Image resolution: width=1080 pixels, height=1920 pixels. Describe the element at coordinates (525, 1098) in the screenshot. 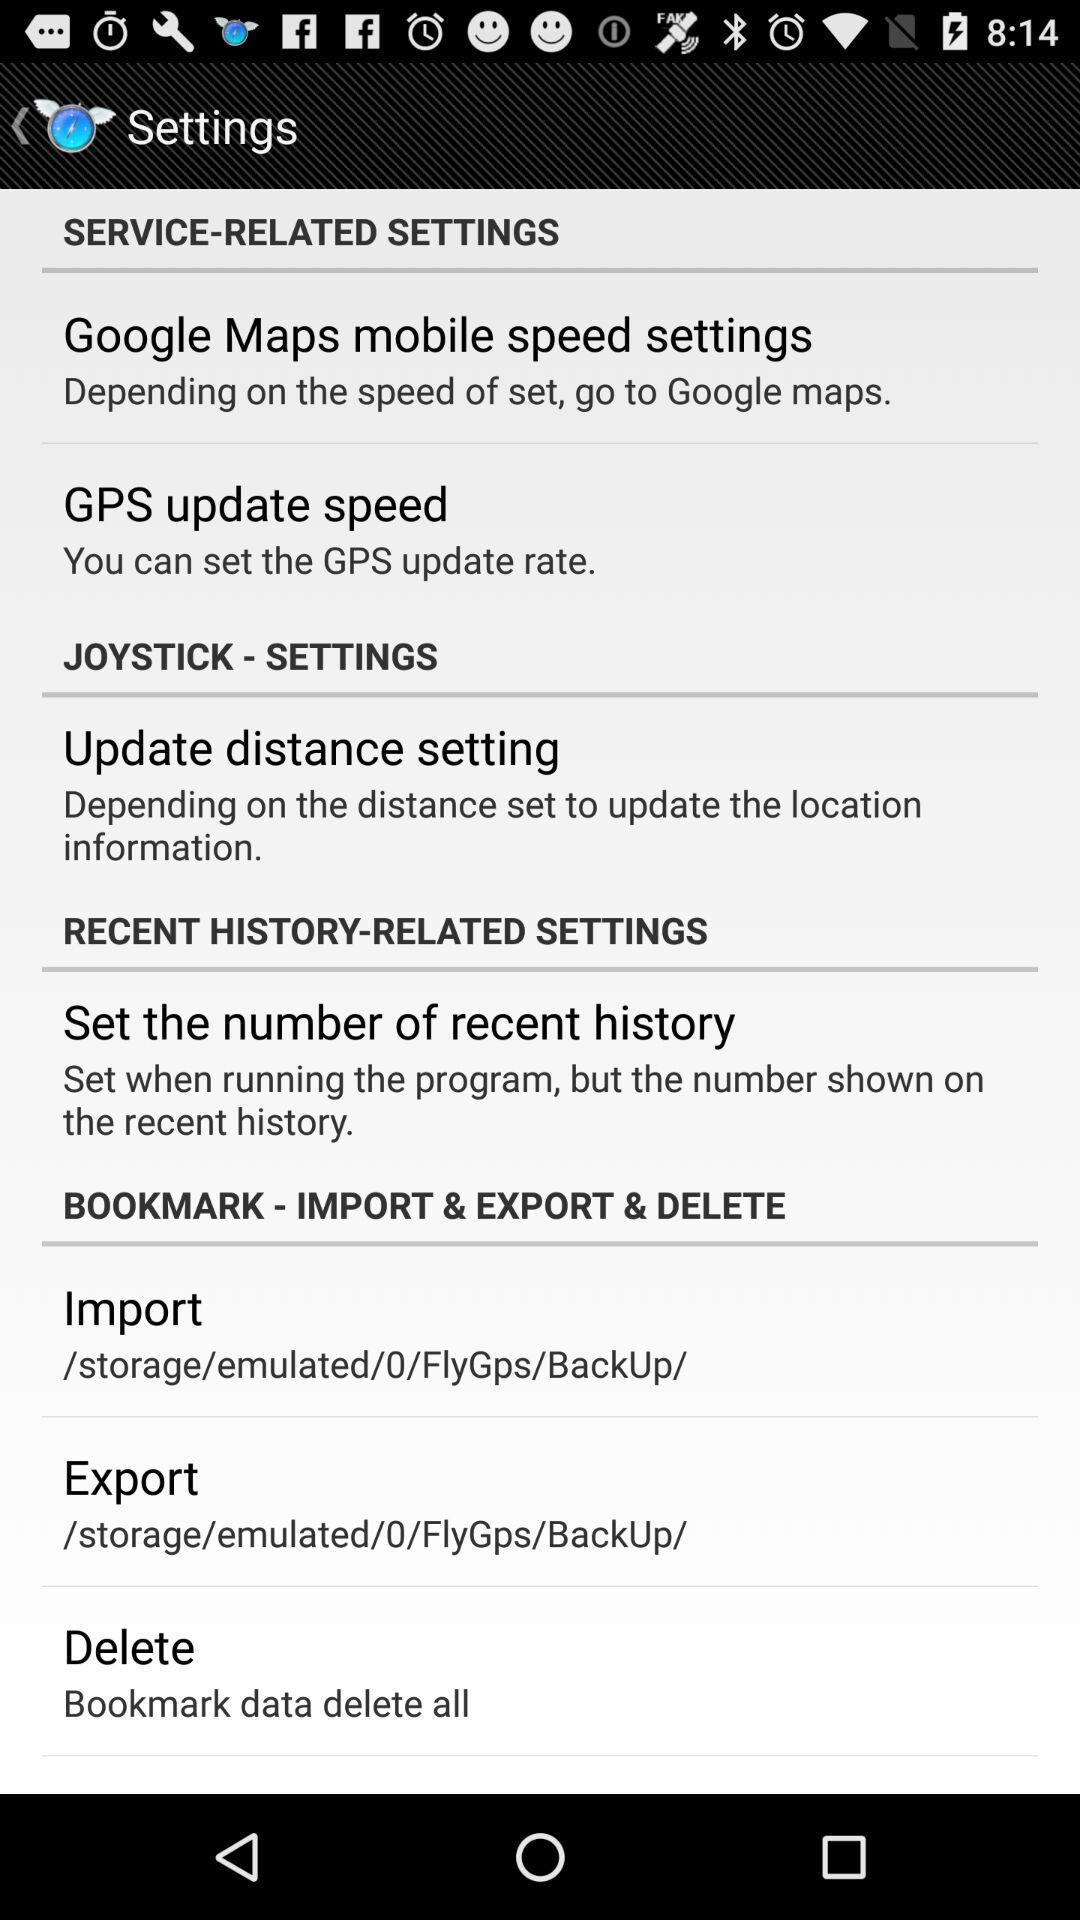

I see `item above the bookmark import export` at that location.